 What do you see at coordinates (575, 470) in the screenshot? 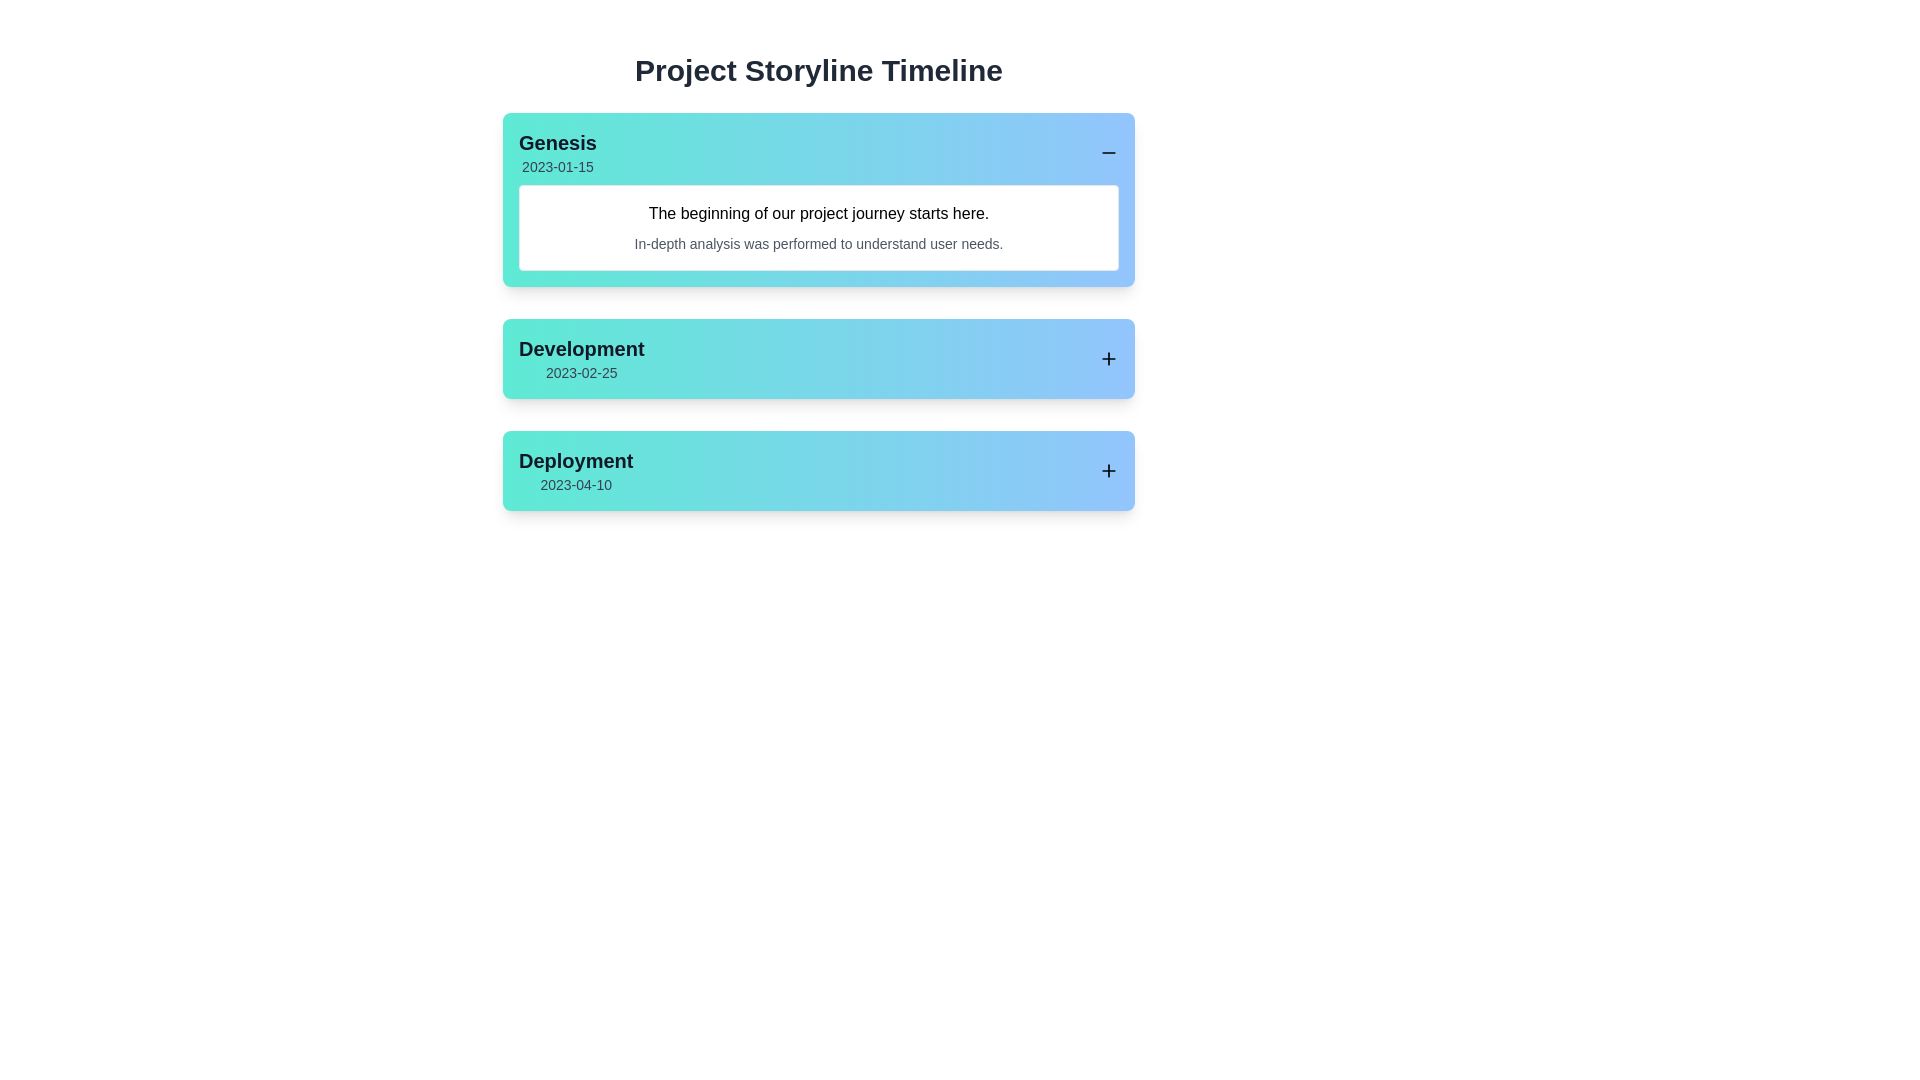
I see `information displayed in the Text Display element that shows 'Deployment' in bold and '2023-04-10' in smaller font against a gradient blue background` at bounding box center [575, 470].